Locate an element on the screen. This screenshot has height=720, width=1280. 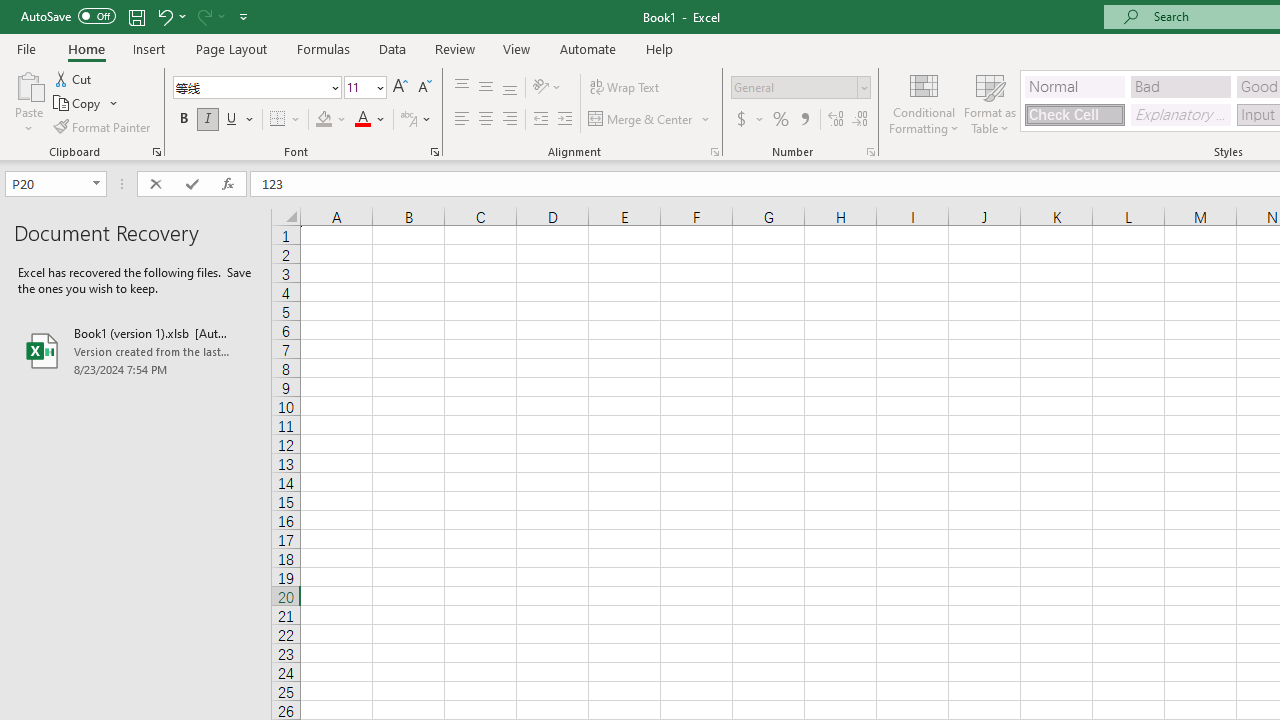
'Name Box' is located at coordinates (47, 183).